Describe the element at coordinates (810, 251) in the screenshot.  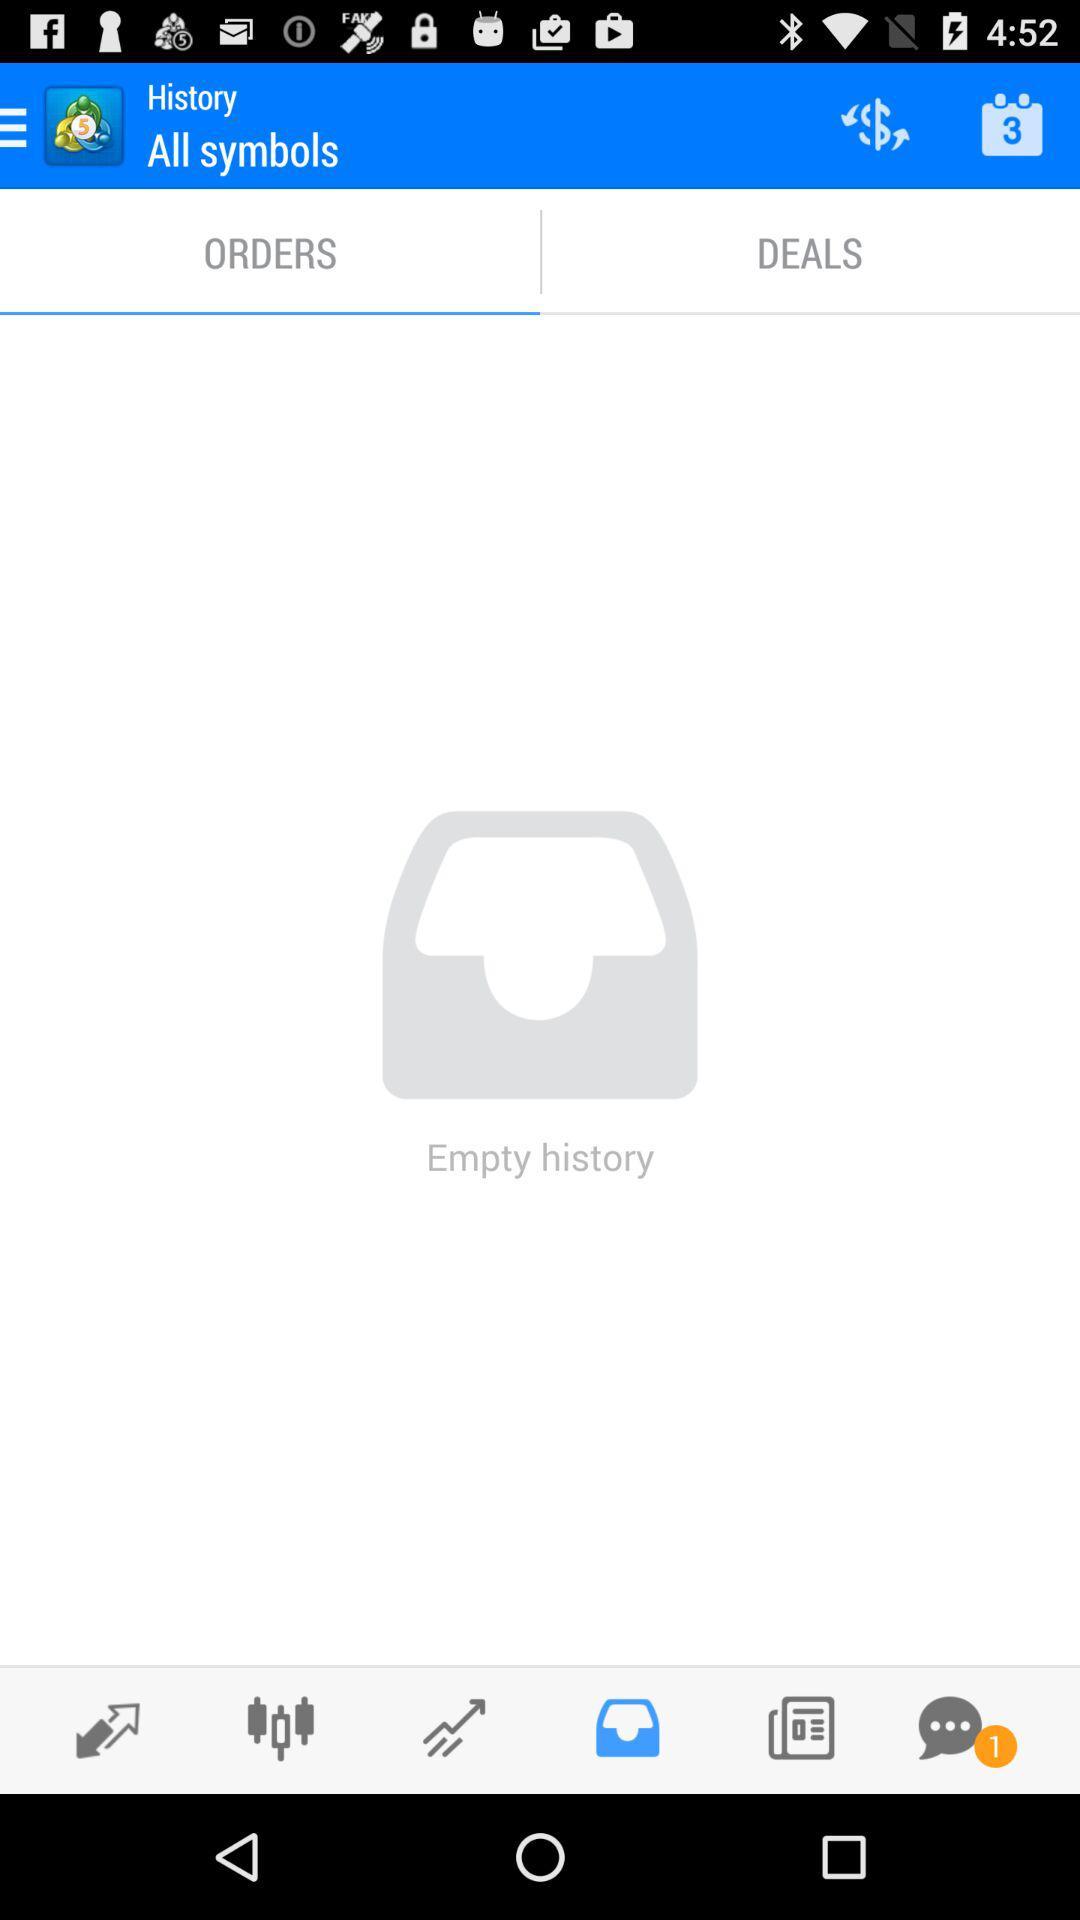
I see `item above the empty history icon` at that location.